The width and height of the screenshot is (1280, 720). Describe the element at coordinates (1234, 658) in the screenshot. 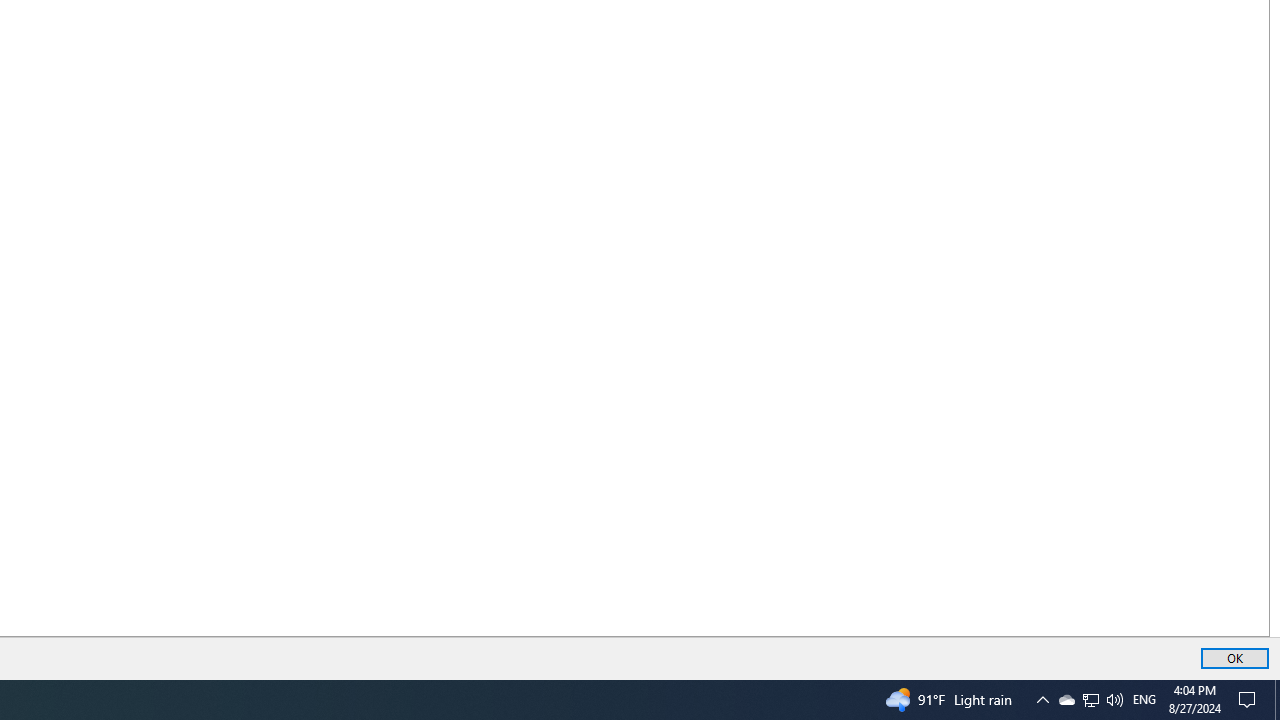

I see `'OK'` at that location.